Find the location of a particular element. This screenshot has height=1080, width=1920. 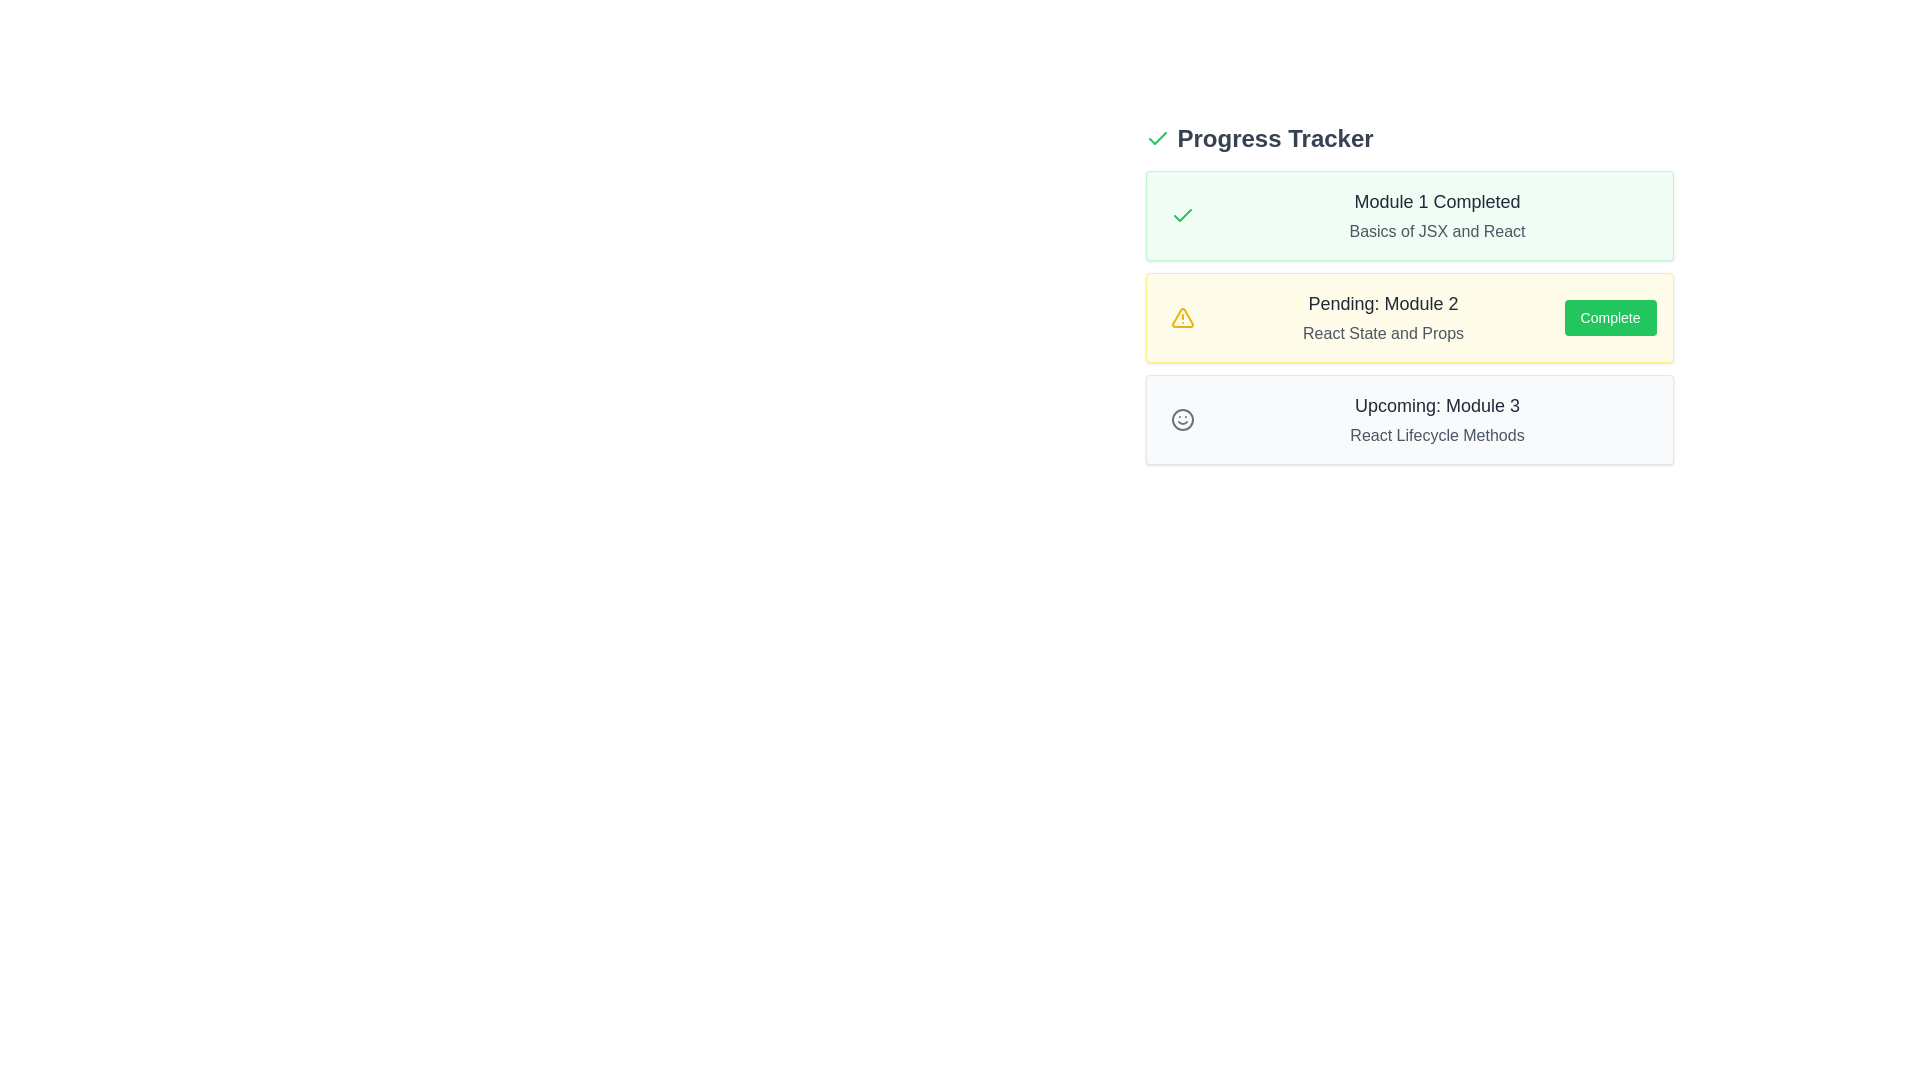

text from the Progress Tracker Module Block that shows 'Module 1 Completed' and 'Basics of JSX and React', which is located beneath the 'Progress Tracker' heading is located at coordinates (1408, 216).